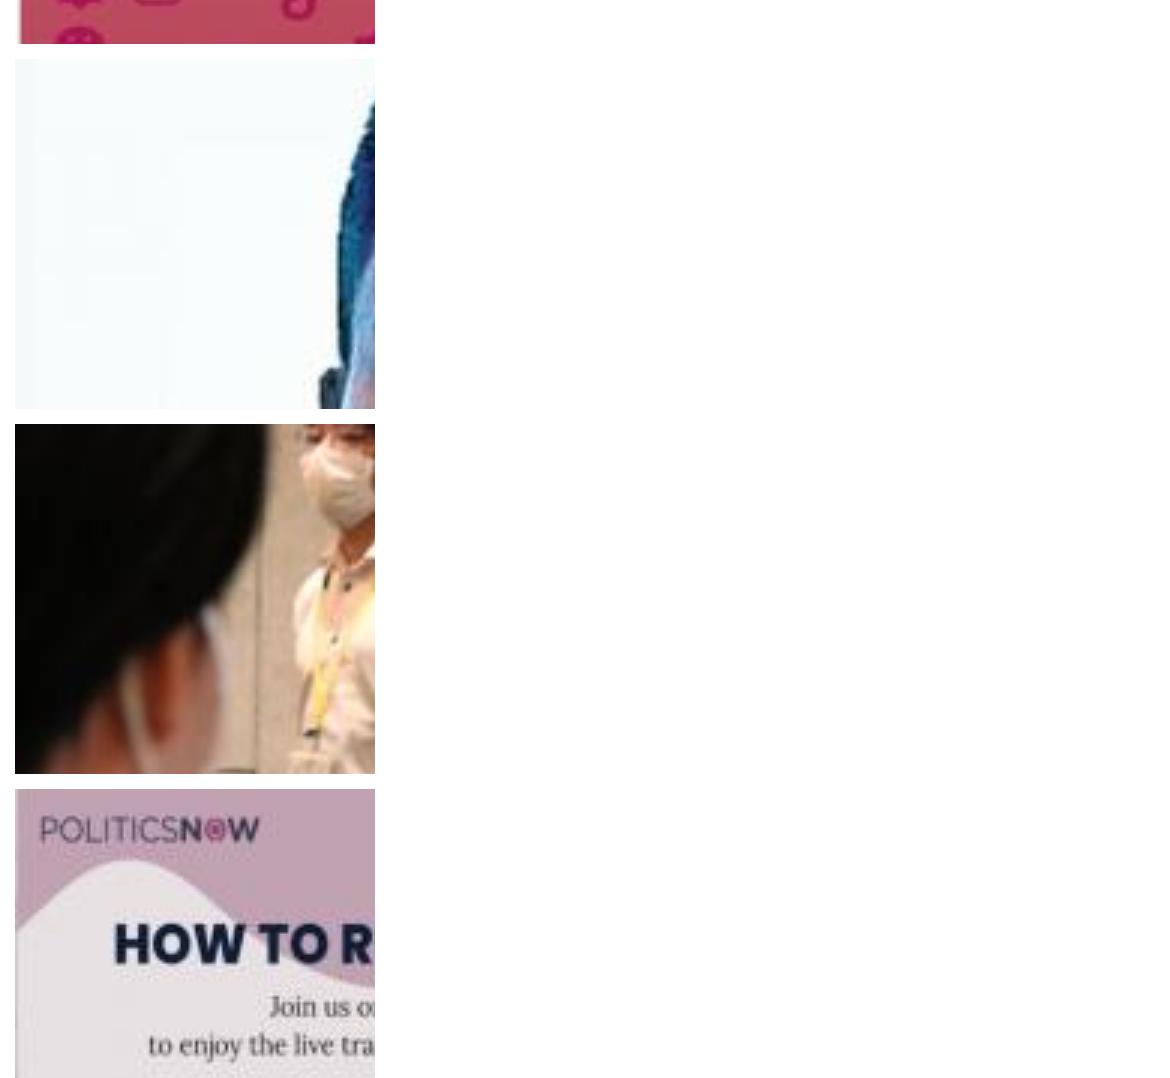 This screenshot has width=1170, height=1078. Describe the element at coordinates (34, 469) in the screenshot. I see `'Institute for Strategic Dialogue'` at that location.